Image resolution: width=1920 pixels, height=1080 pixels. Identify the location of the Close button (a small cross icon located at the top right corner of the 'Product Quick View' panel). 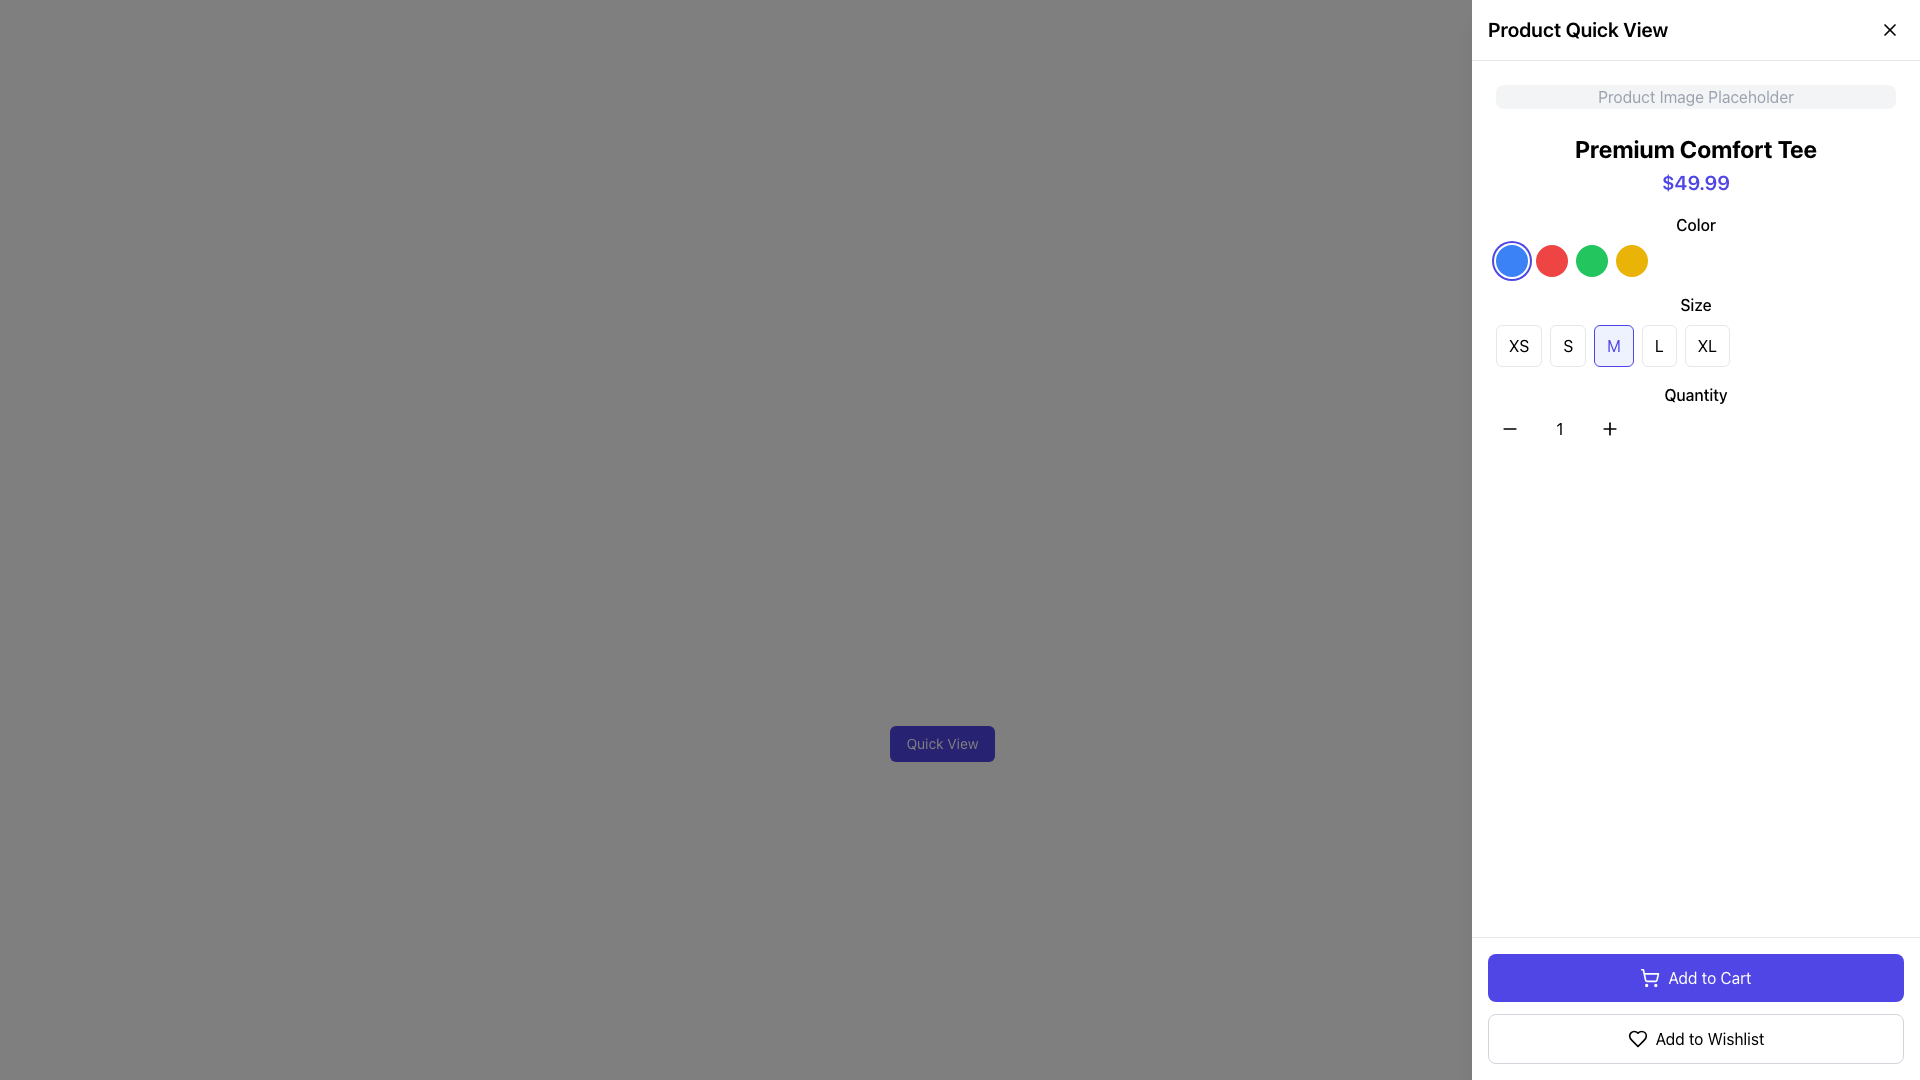
(1889, 30).